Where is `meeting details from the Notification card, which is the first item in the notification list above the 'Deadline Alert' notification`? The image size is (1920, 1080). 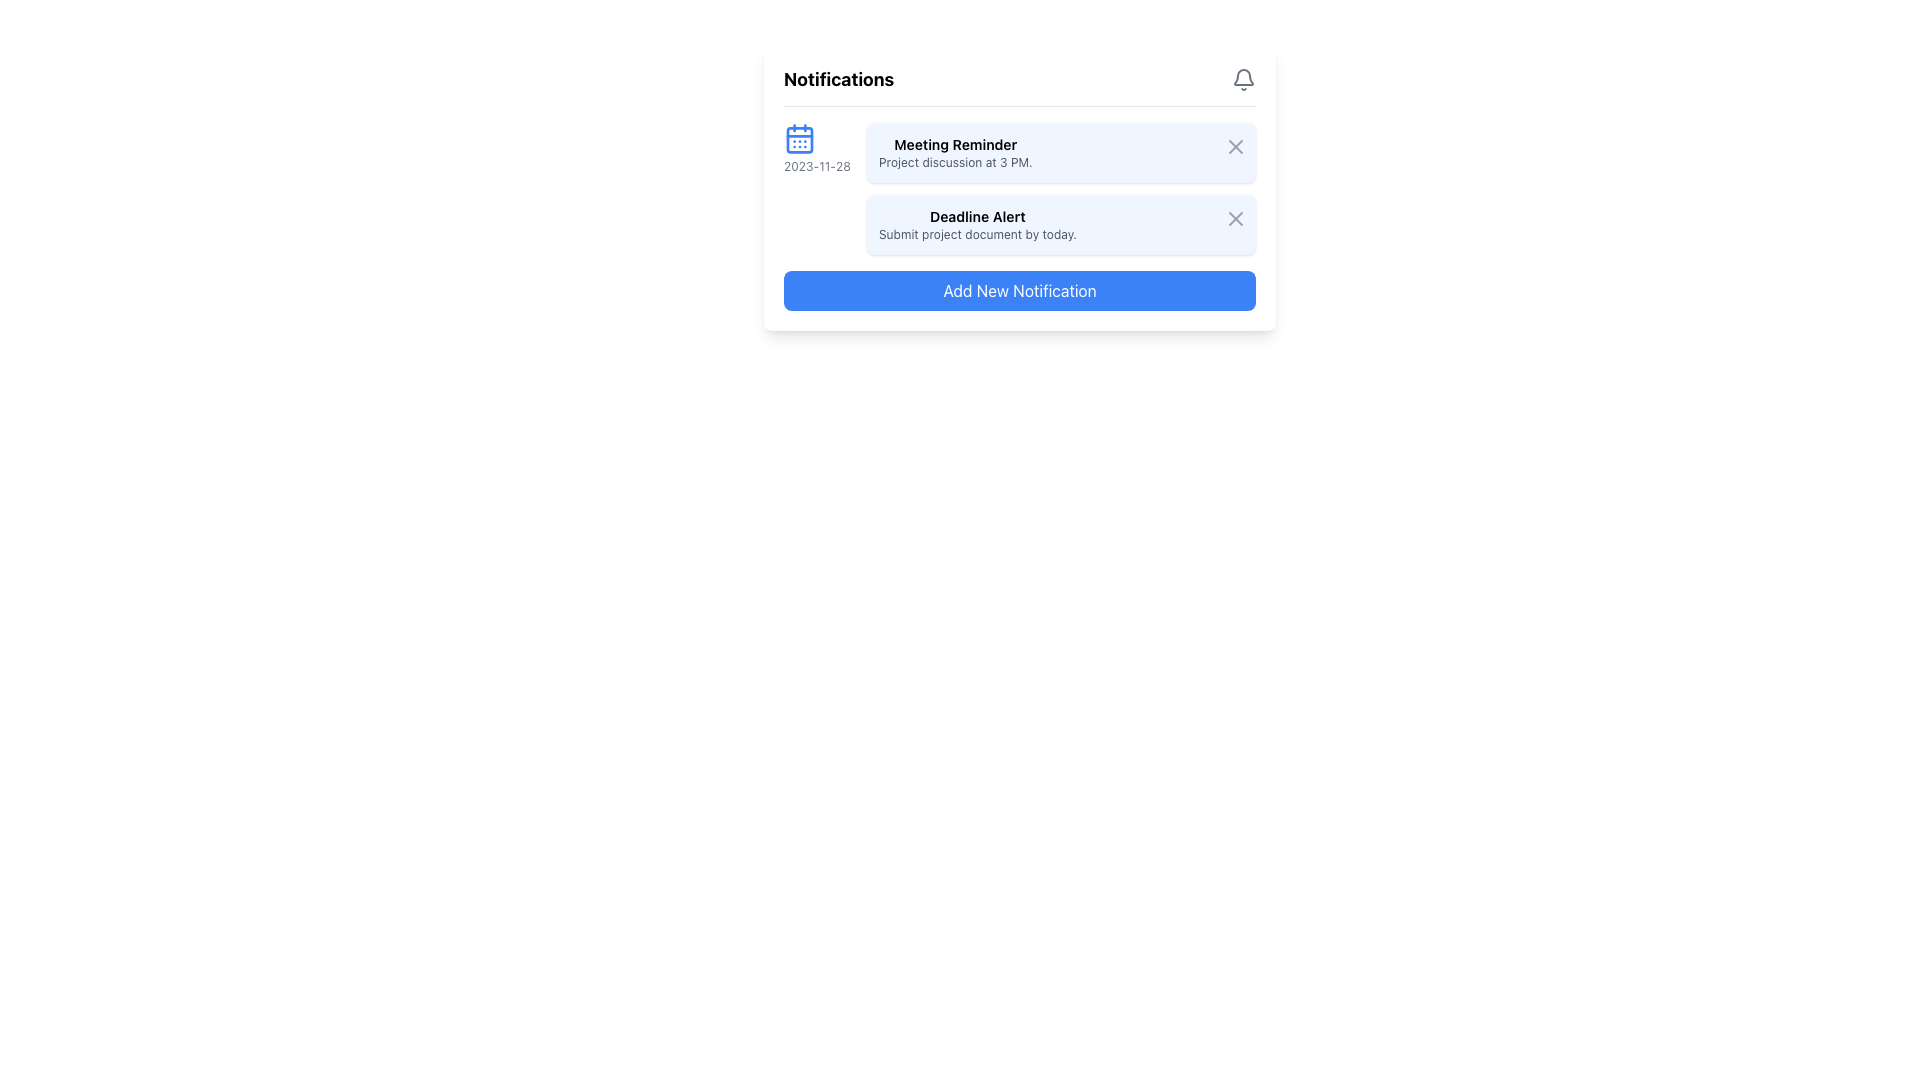 meeting details from the Notification card, which is the first item in the notification list above the 'Deadline Alert' notification is located at coordinates (1060, 152).